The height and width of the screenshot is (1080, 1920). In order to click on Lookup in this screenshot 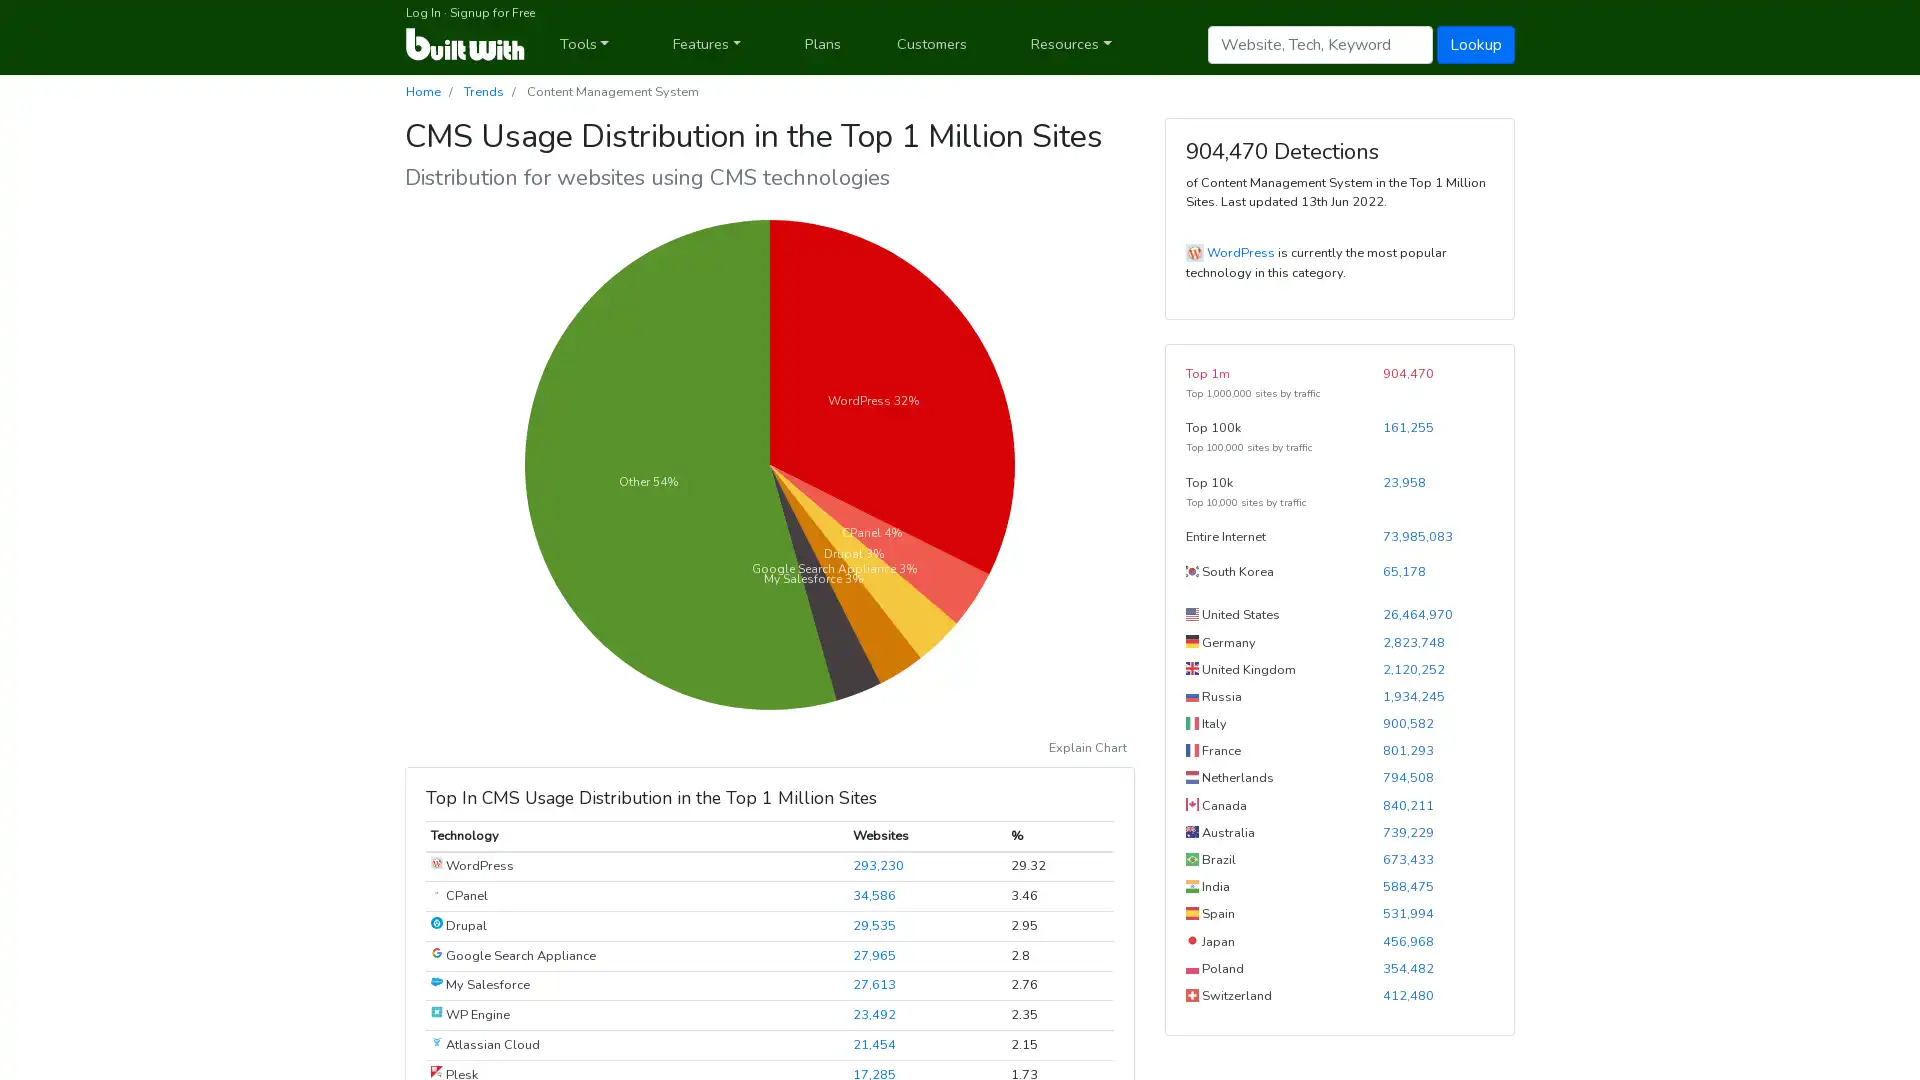, I will do `click(1476, 43)`.